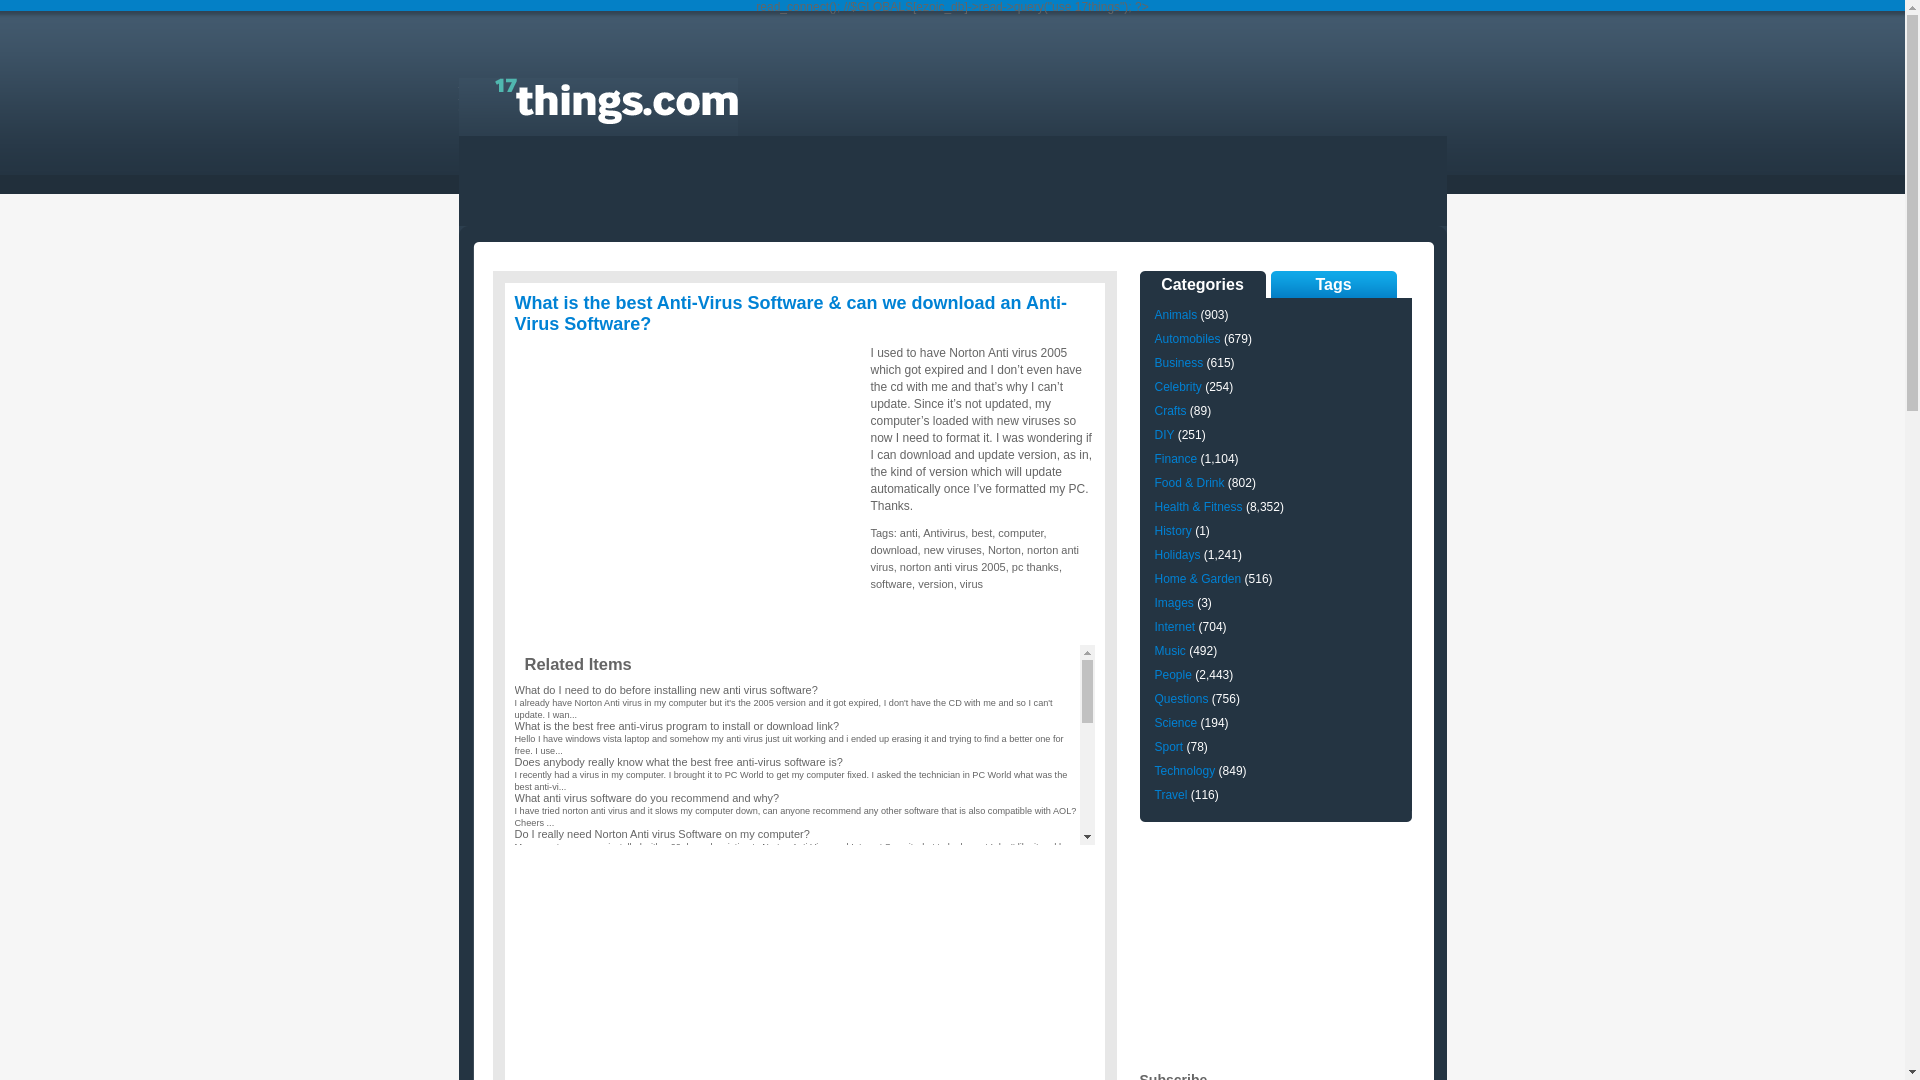 The width and height of the screenshot is (1920, 1080). Describe the element at coordinates (1170, 410) in the screenshot. I see `'Crafts'` at that location.